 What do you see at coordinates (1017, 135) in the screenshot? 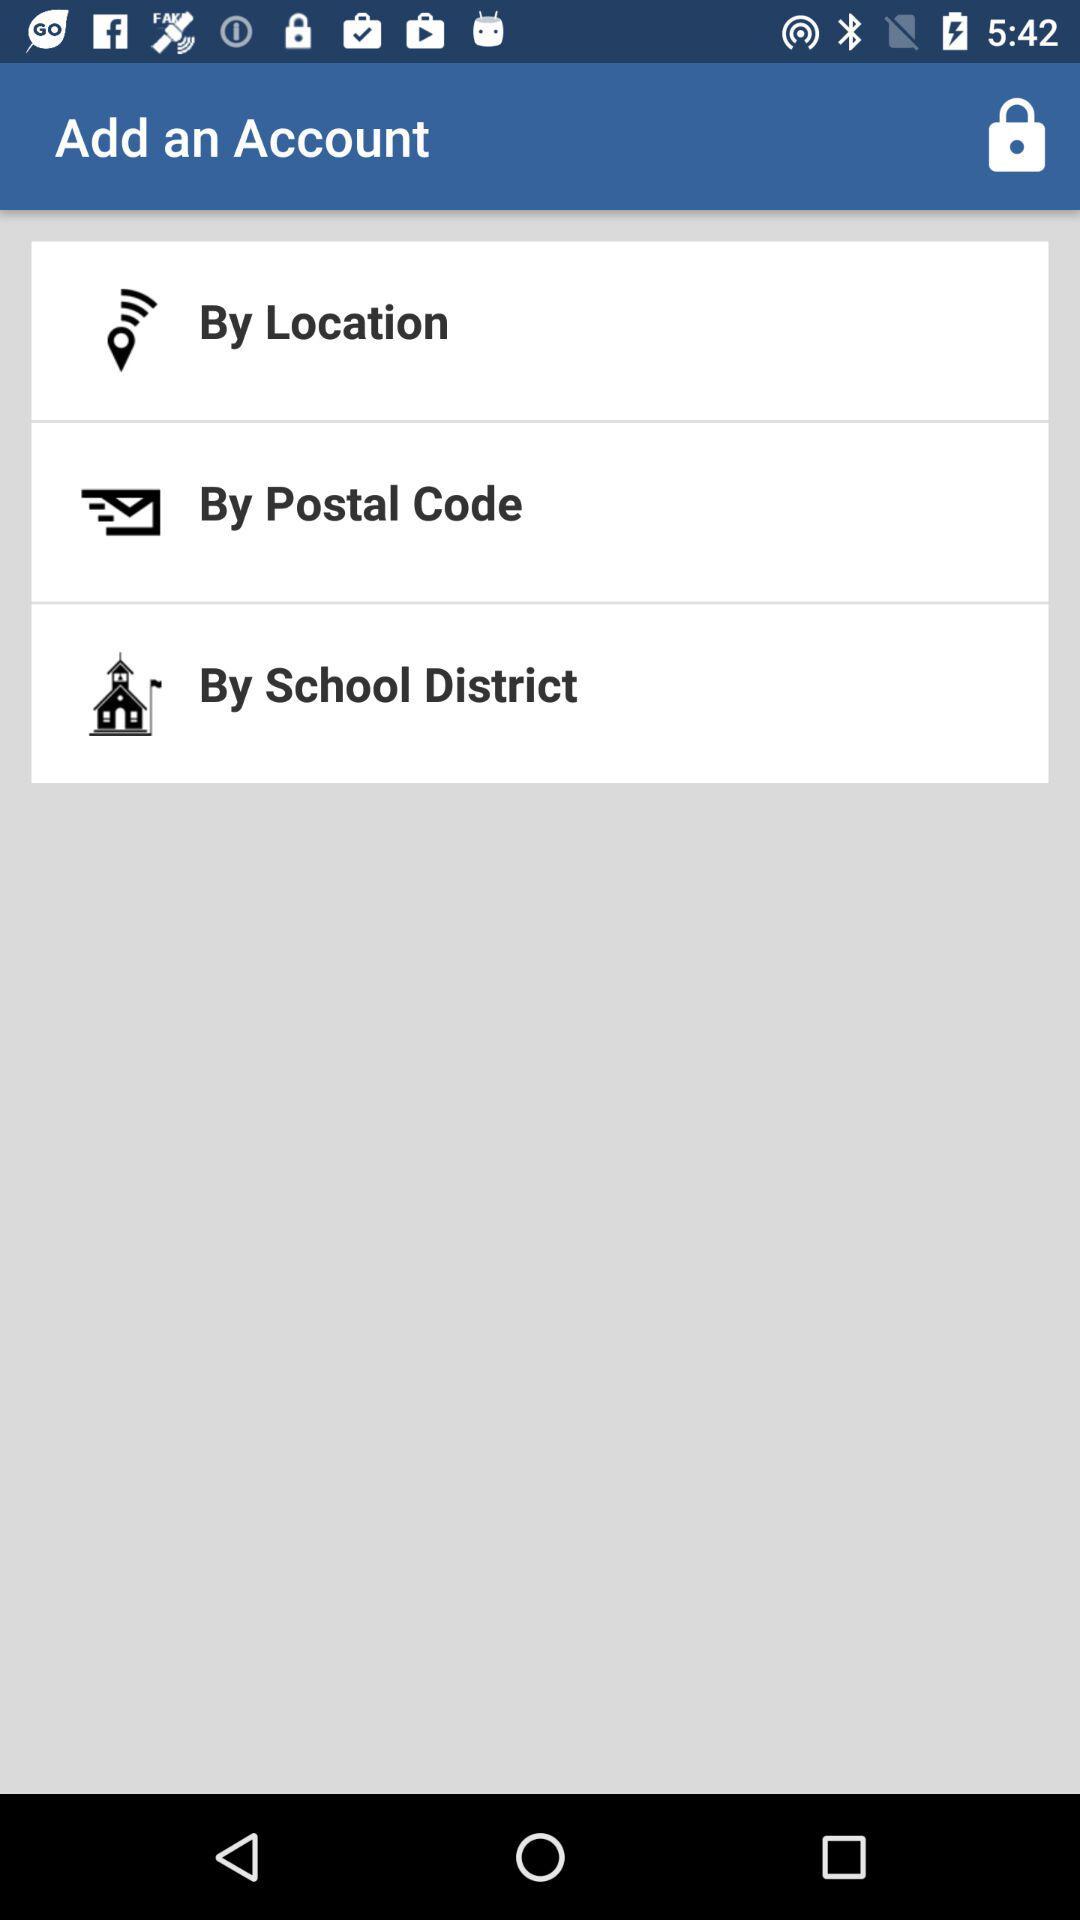
I see `icon at the top right corner` at bounding box center [1017, 135].